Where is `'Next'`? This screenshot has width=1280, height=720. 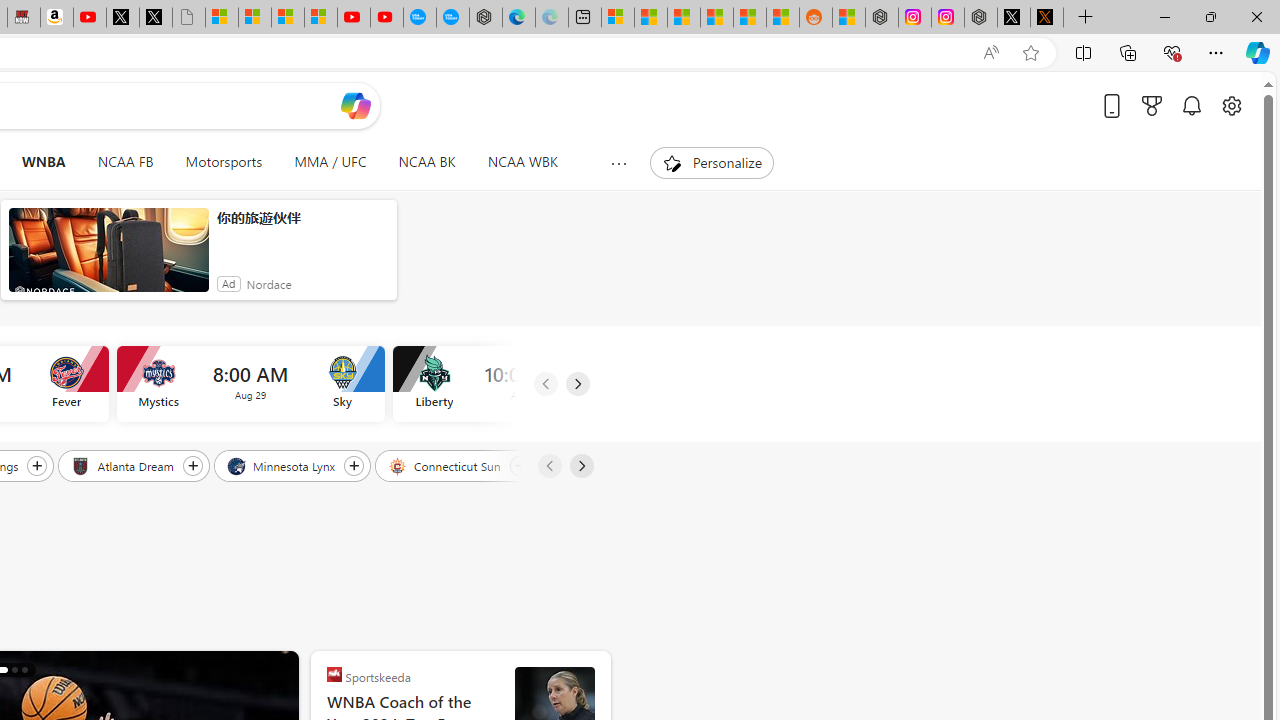
'Next' is located at coordinates (580, 465).